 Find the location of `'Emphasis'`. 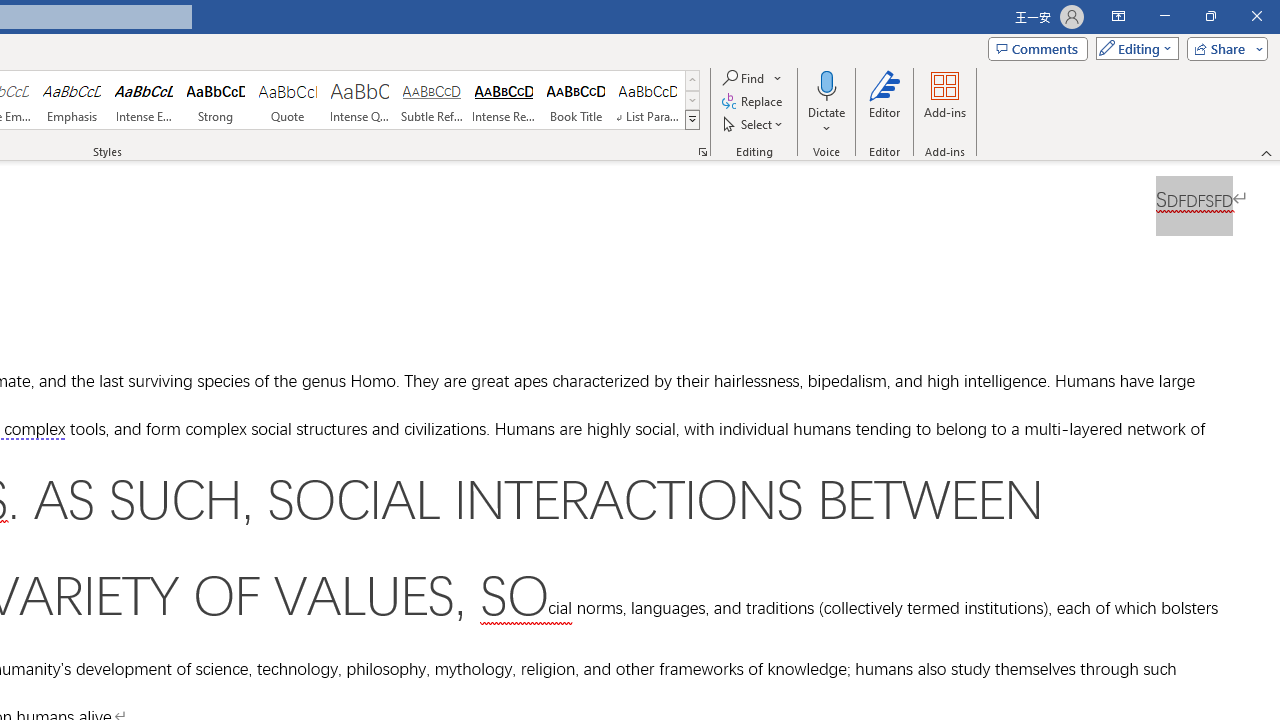

'Emphasis' is located at coordinates (71, 100).